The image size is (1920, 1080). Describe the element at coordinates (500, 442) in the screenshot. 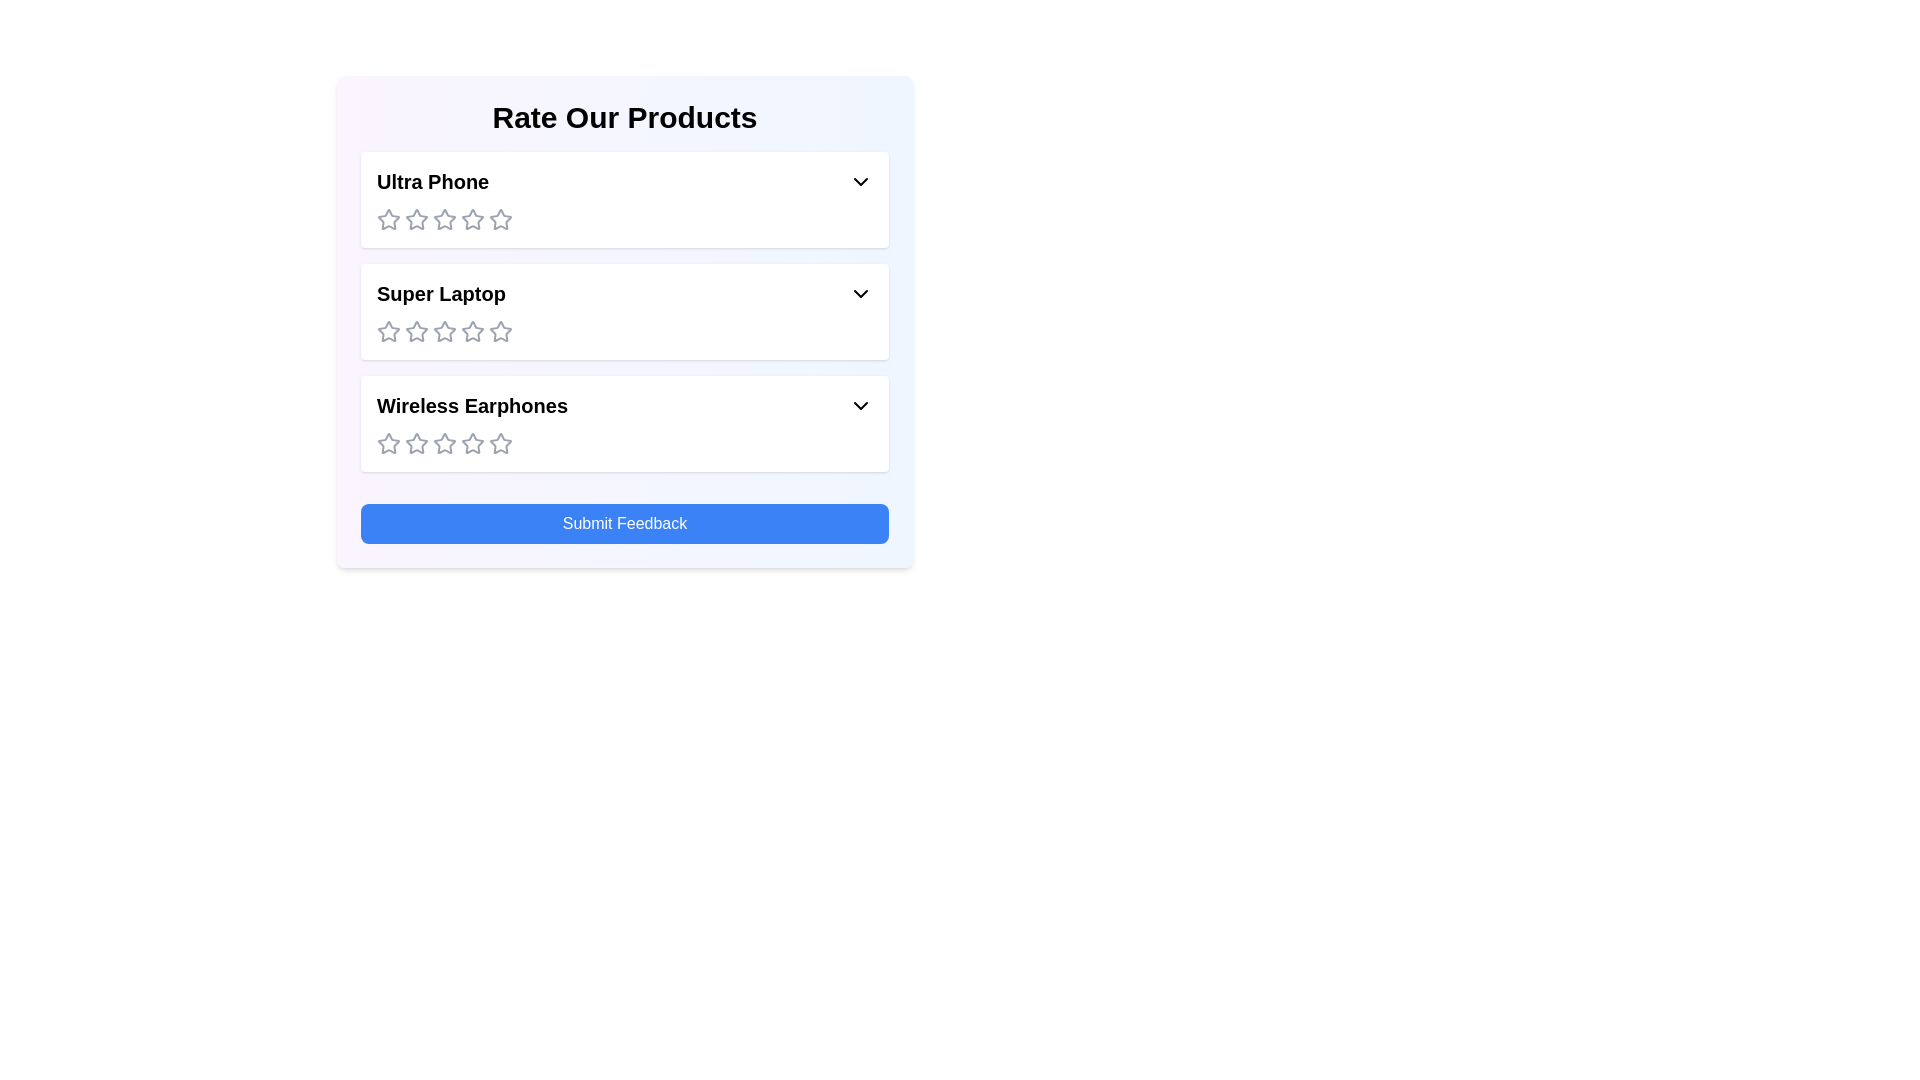

I see `the rating for the product 'Wireless Earphones' to 5 stars` at that location.